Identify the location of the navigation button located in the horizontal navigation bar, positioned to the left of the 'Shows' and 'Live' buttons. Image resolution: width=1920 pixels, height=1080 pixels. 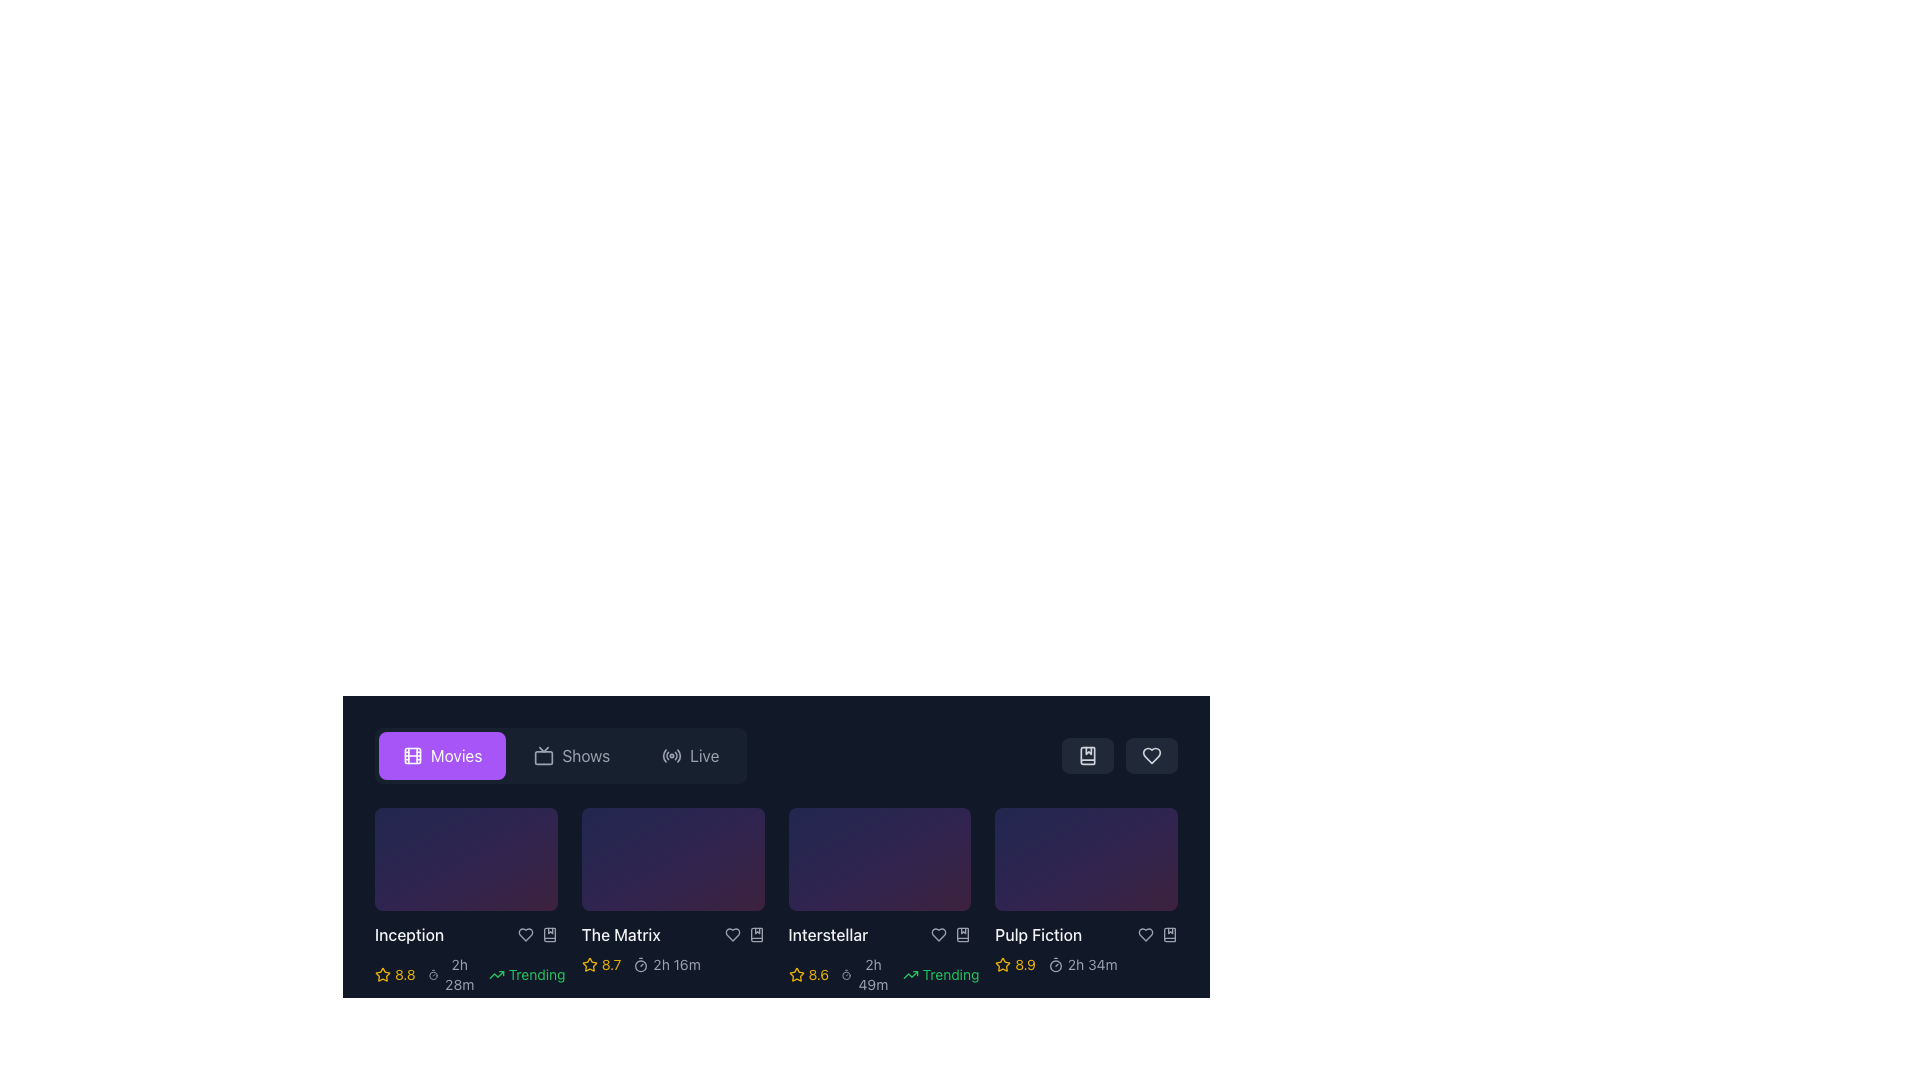
(441, 756).